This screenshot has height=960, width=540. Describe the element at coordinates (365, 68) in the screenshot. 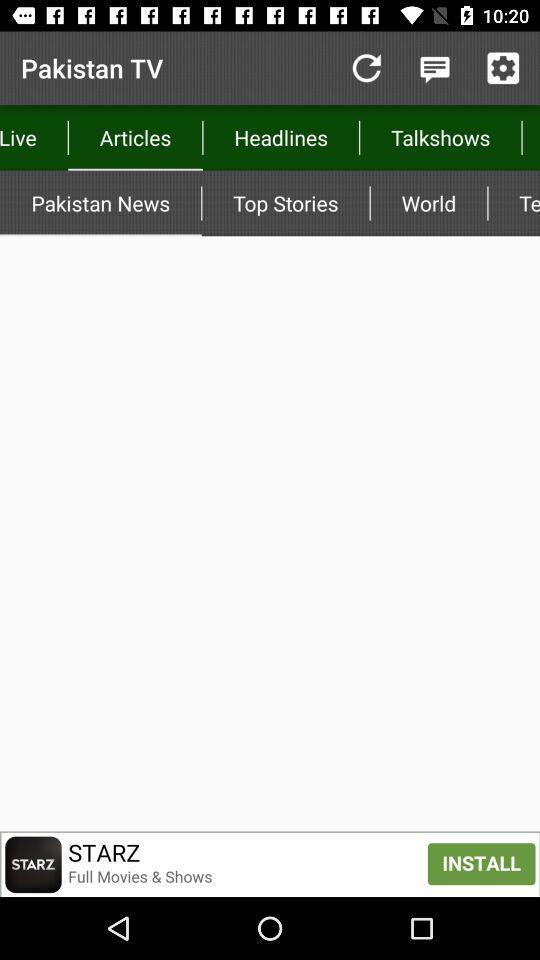

I see `refresh` at that location.